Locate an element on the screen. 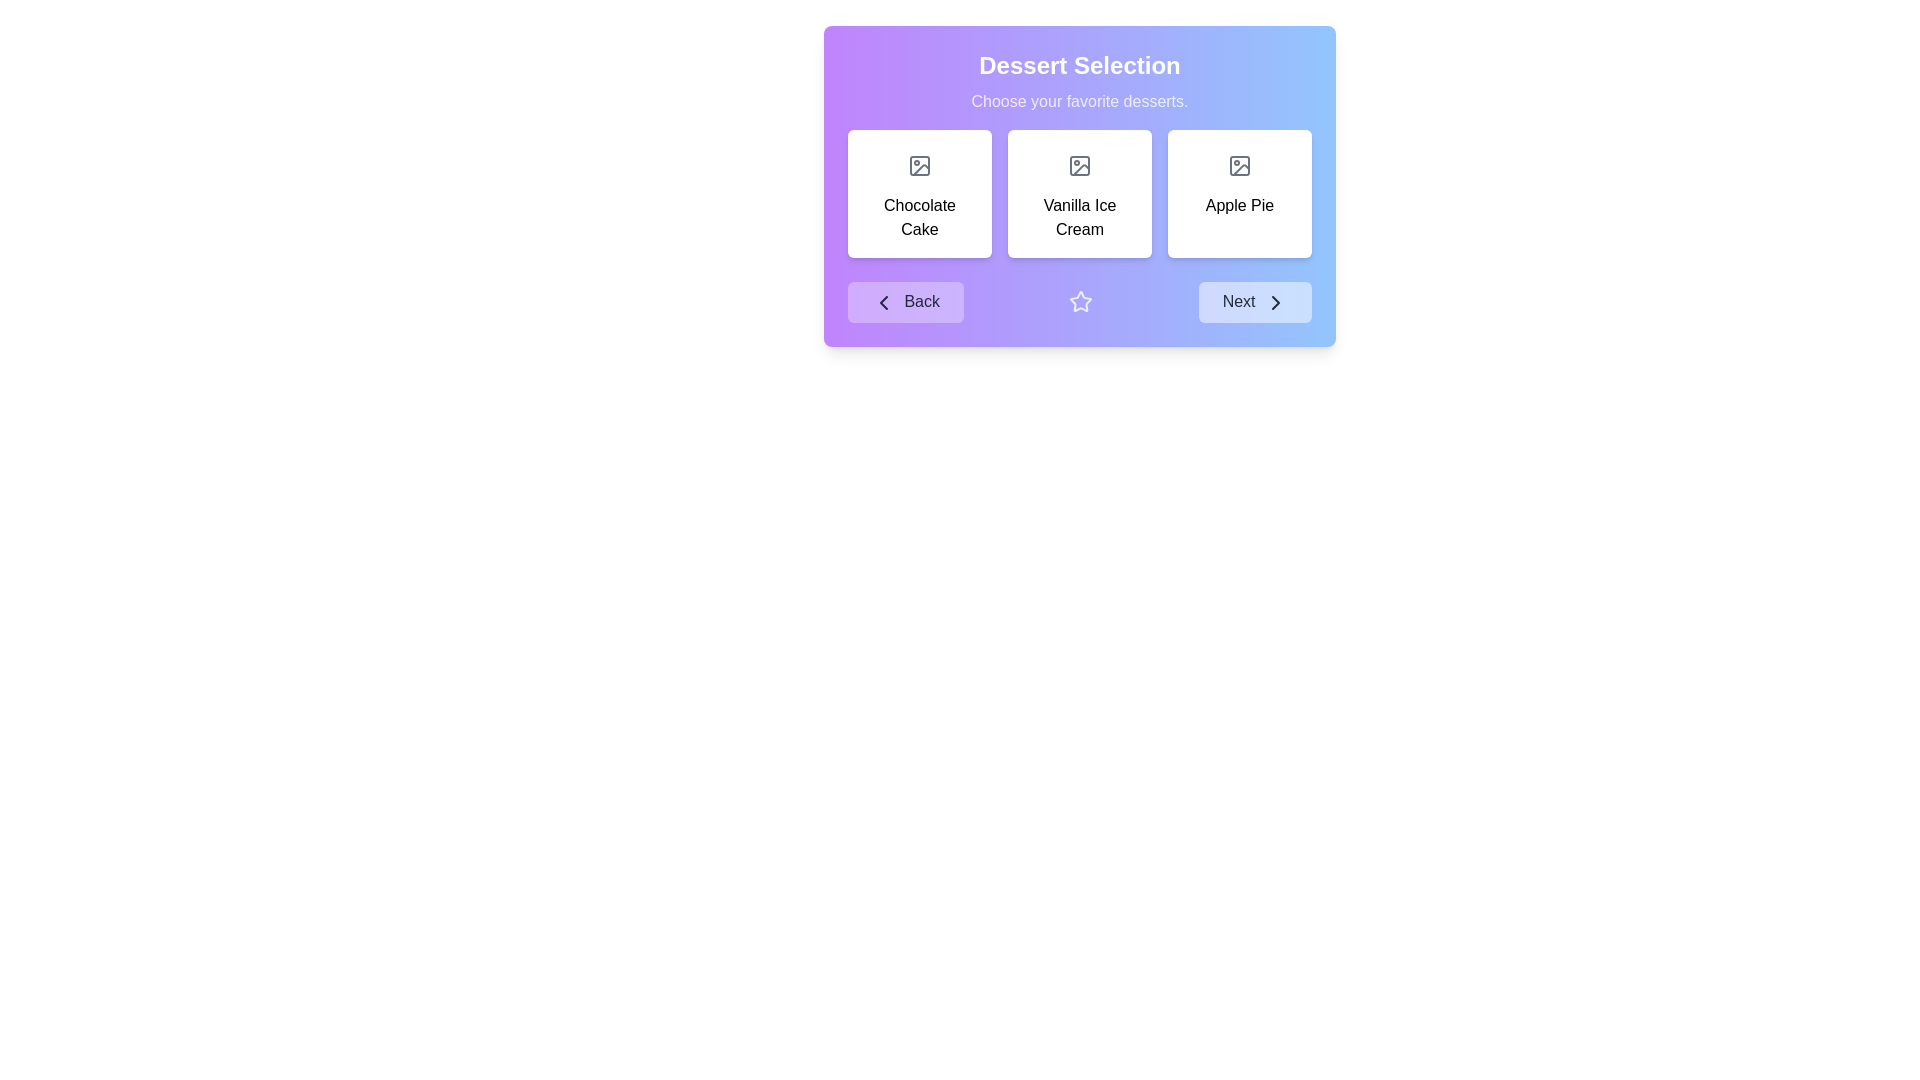 The width and height of the screenshot is (1920, 1080). the small white rounded rectangle icon in the dessert selection interface, located under the 'Chocolate Cake' label is located at coordinates (919, 164).